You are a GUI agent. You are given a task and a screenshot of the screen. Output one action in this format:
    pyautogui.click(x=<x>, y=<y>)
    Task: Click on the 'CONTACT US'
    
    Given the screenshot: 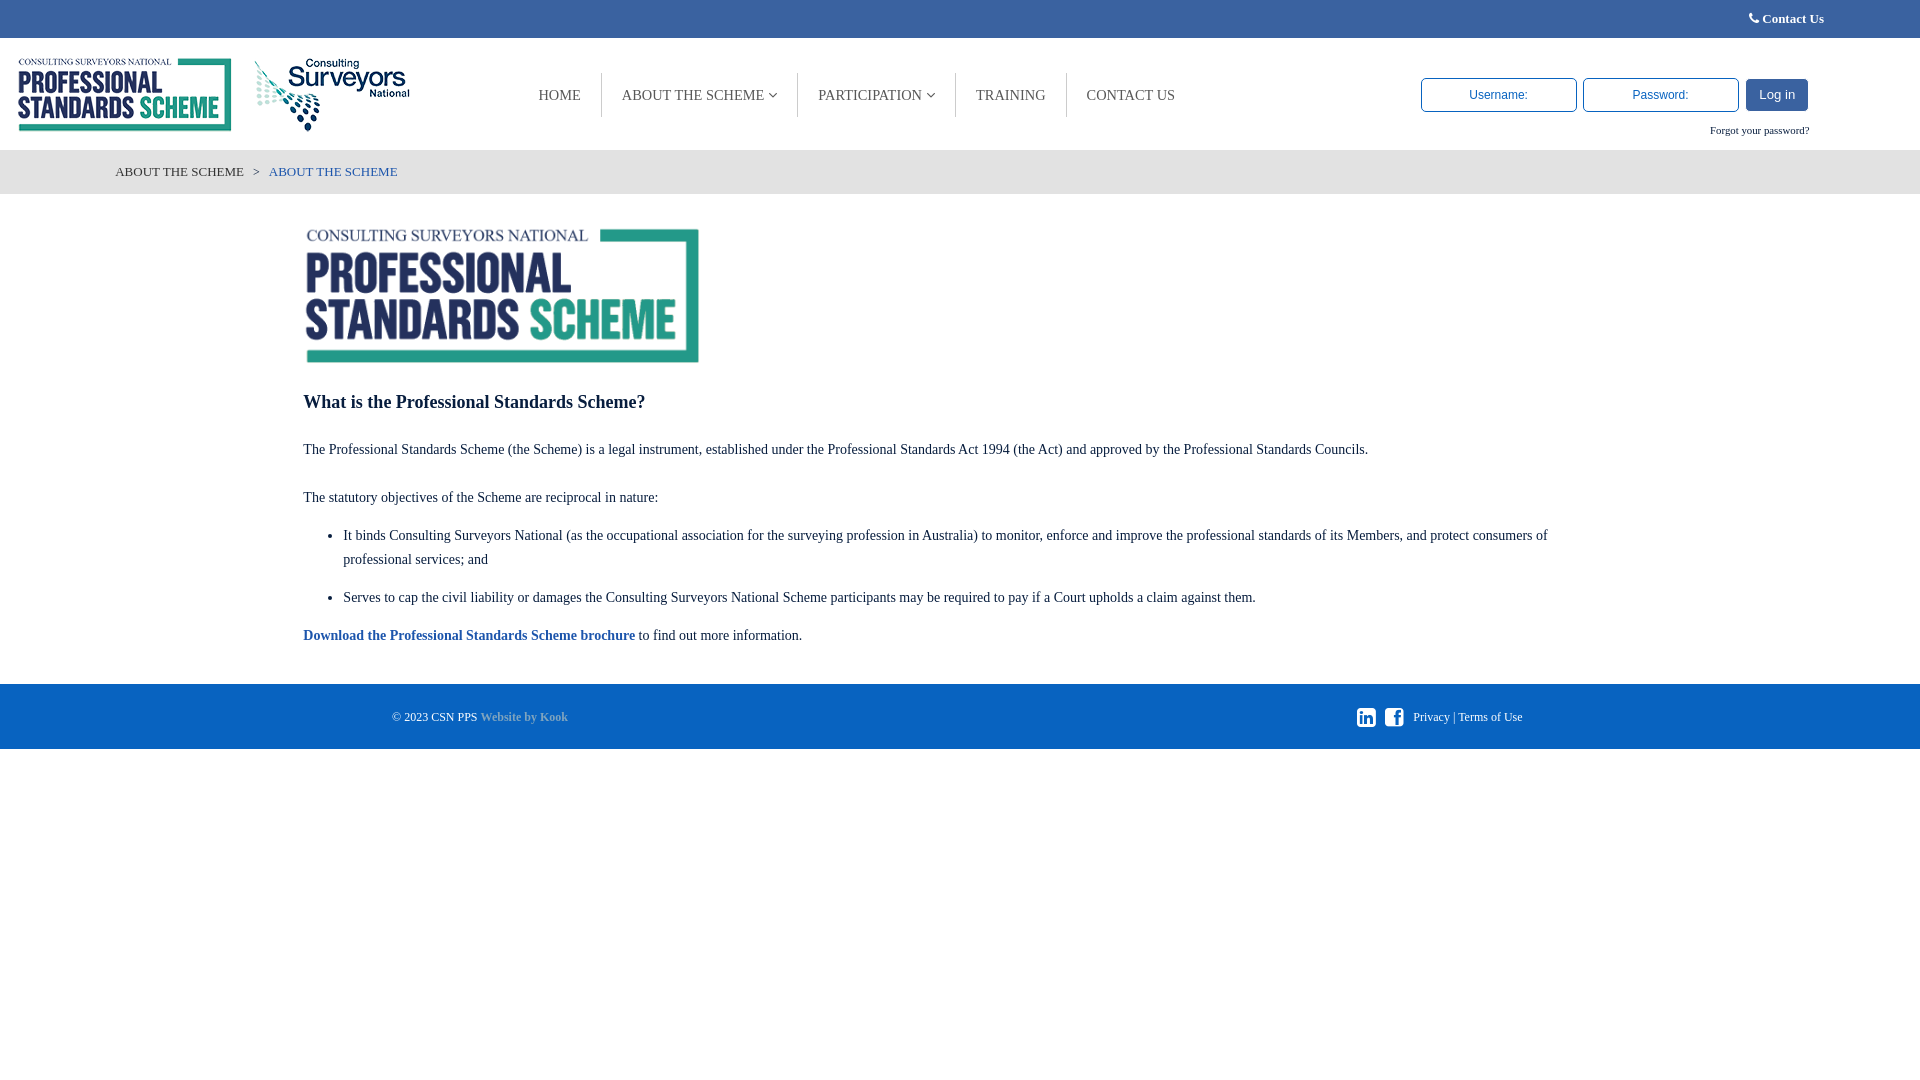 What is the action you would take?
    pyautogui.click(x=1131, y=95)
    